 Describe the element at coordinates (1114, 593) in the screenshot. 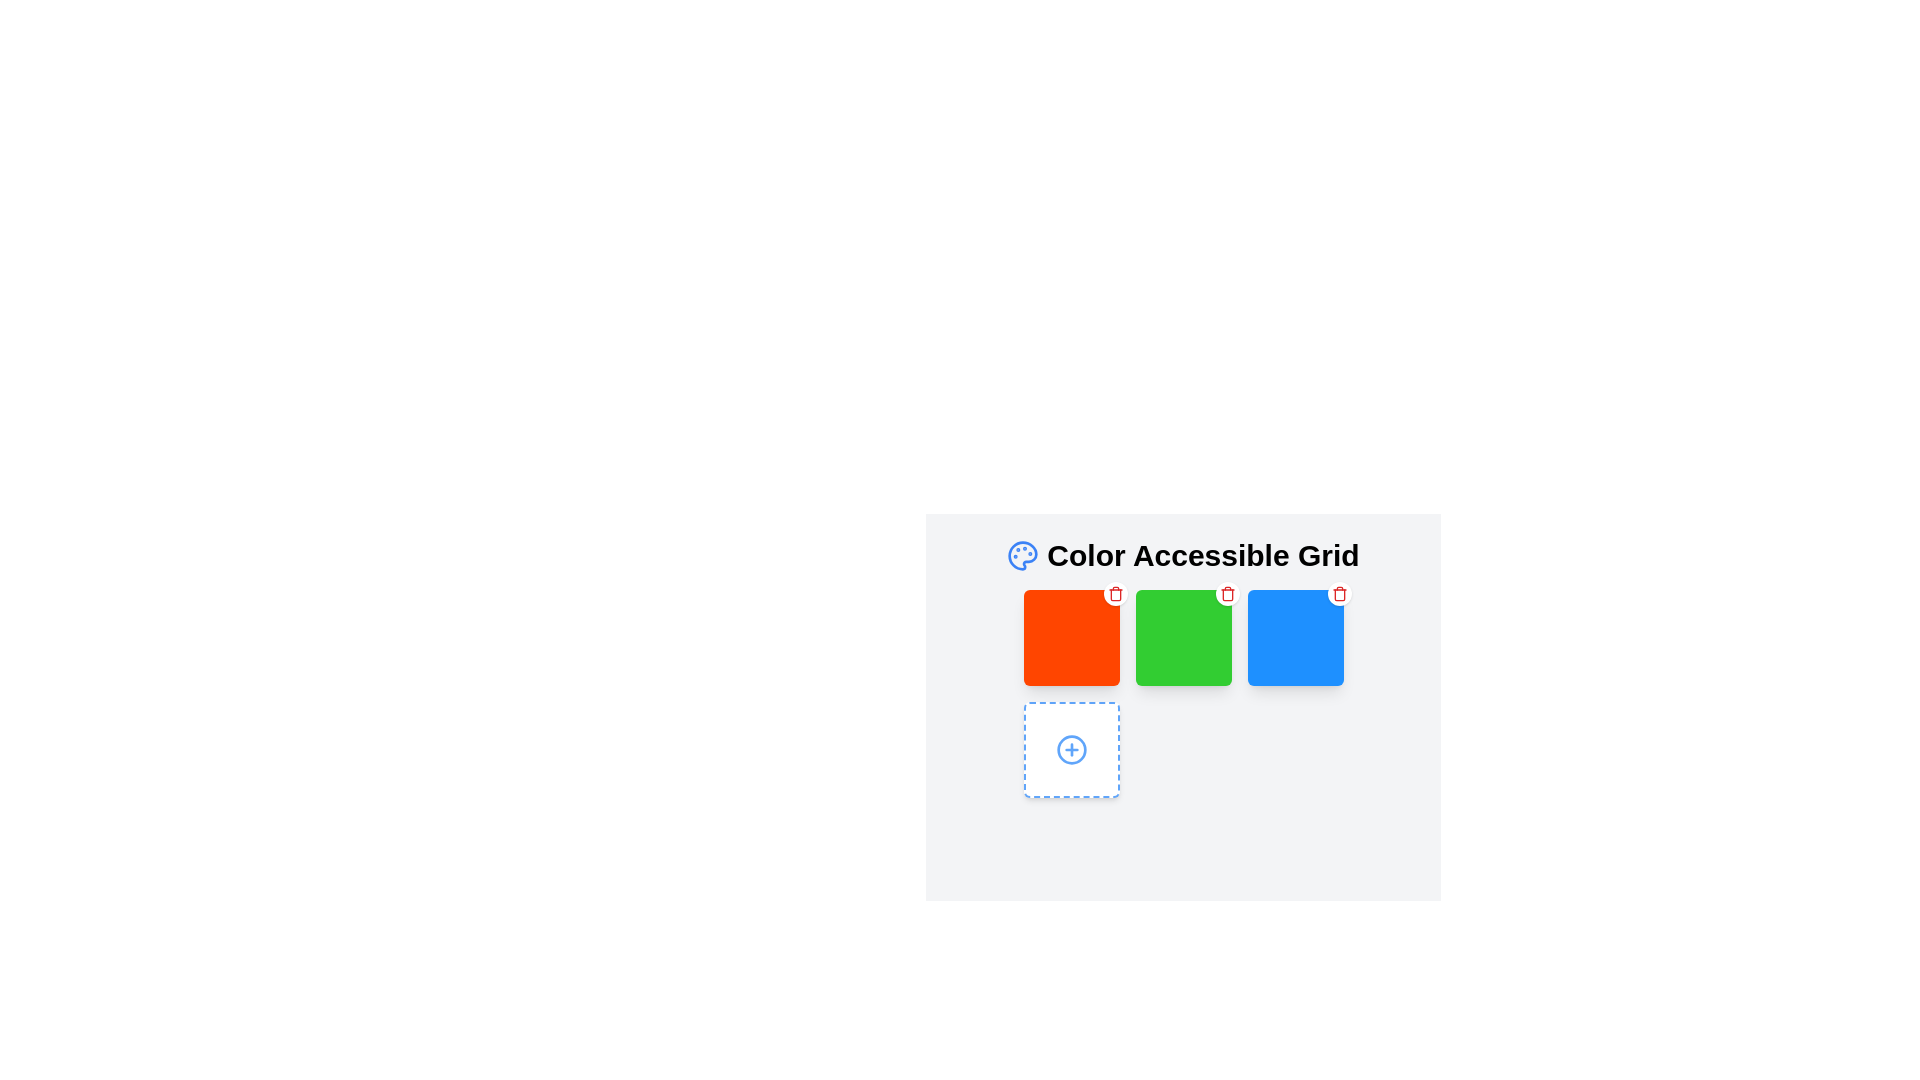

I see `the delete button (trash icon) located at the top-right corner of the green square tile in the 'Color Accessible Grid' interface` at that location.